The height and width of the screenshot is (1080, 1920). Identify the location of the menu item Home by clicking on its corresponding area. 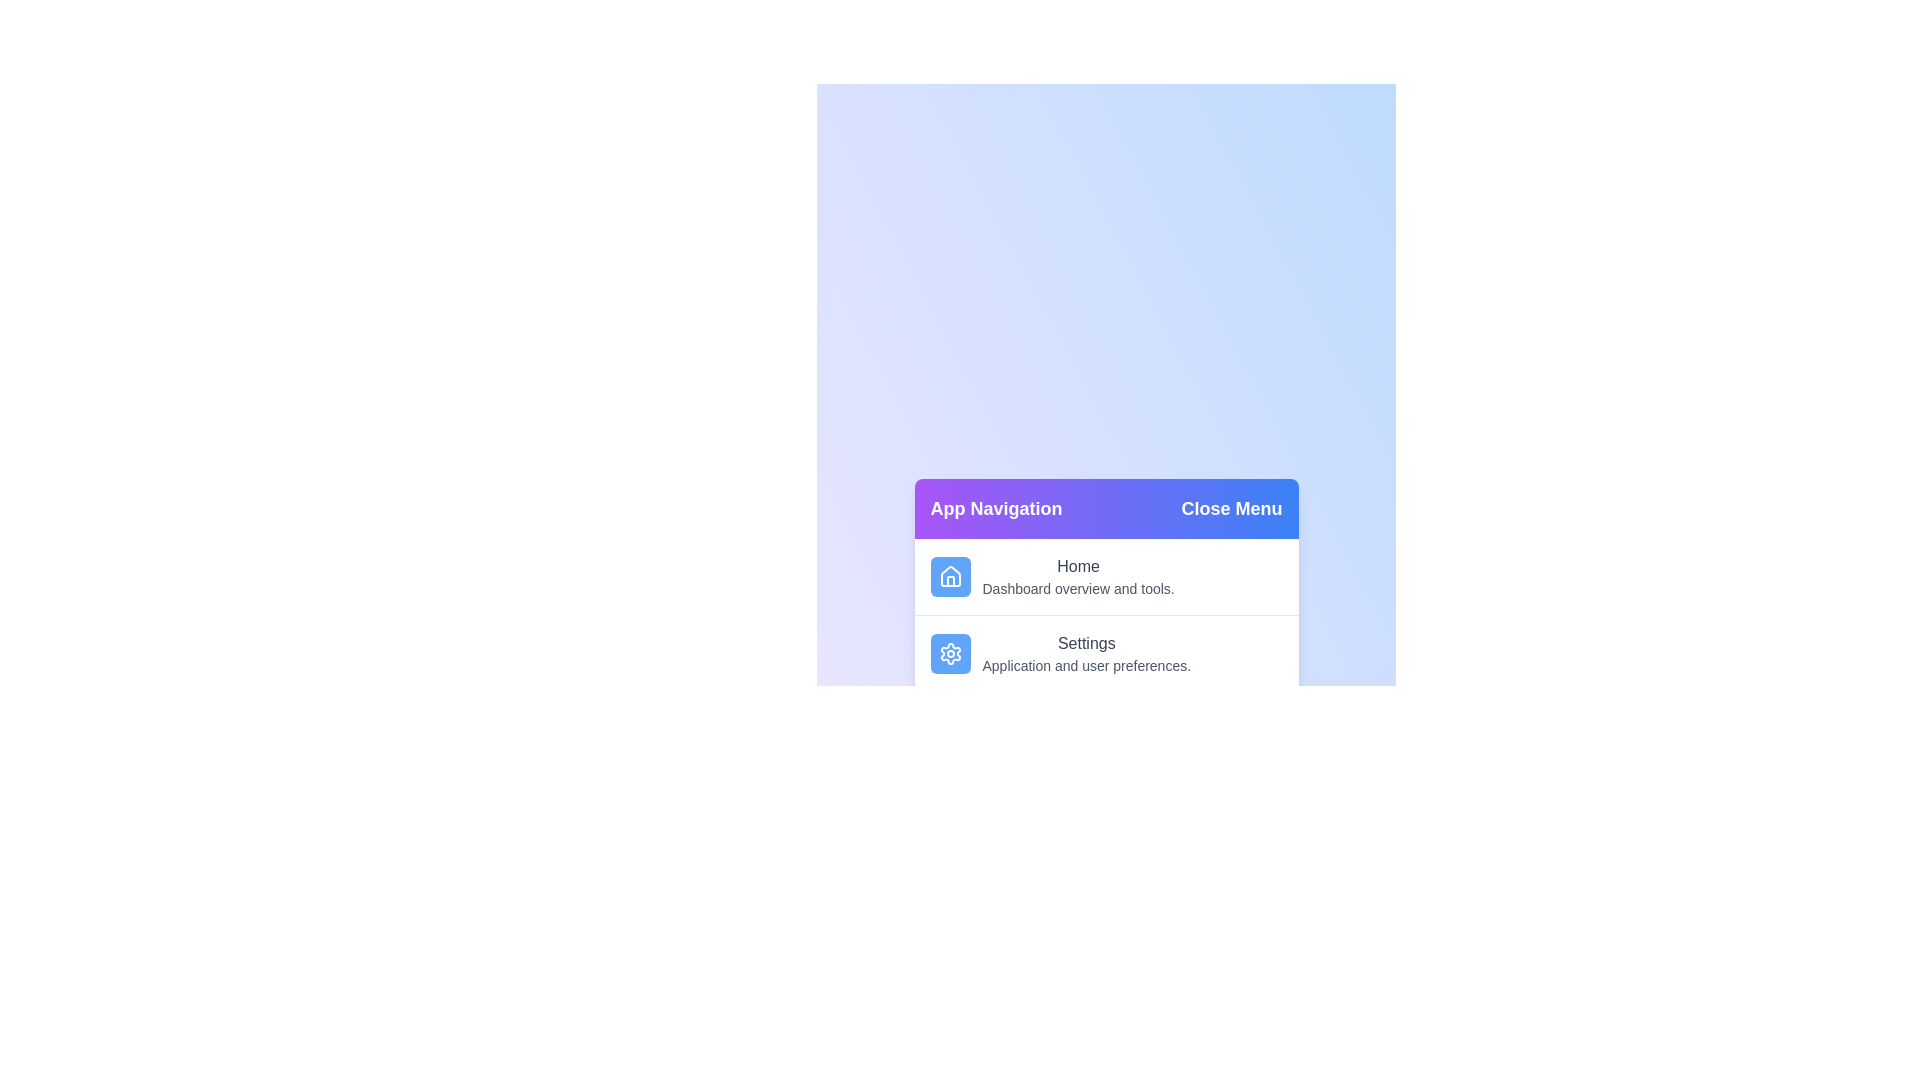
(949, 577).